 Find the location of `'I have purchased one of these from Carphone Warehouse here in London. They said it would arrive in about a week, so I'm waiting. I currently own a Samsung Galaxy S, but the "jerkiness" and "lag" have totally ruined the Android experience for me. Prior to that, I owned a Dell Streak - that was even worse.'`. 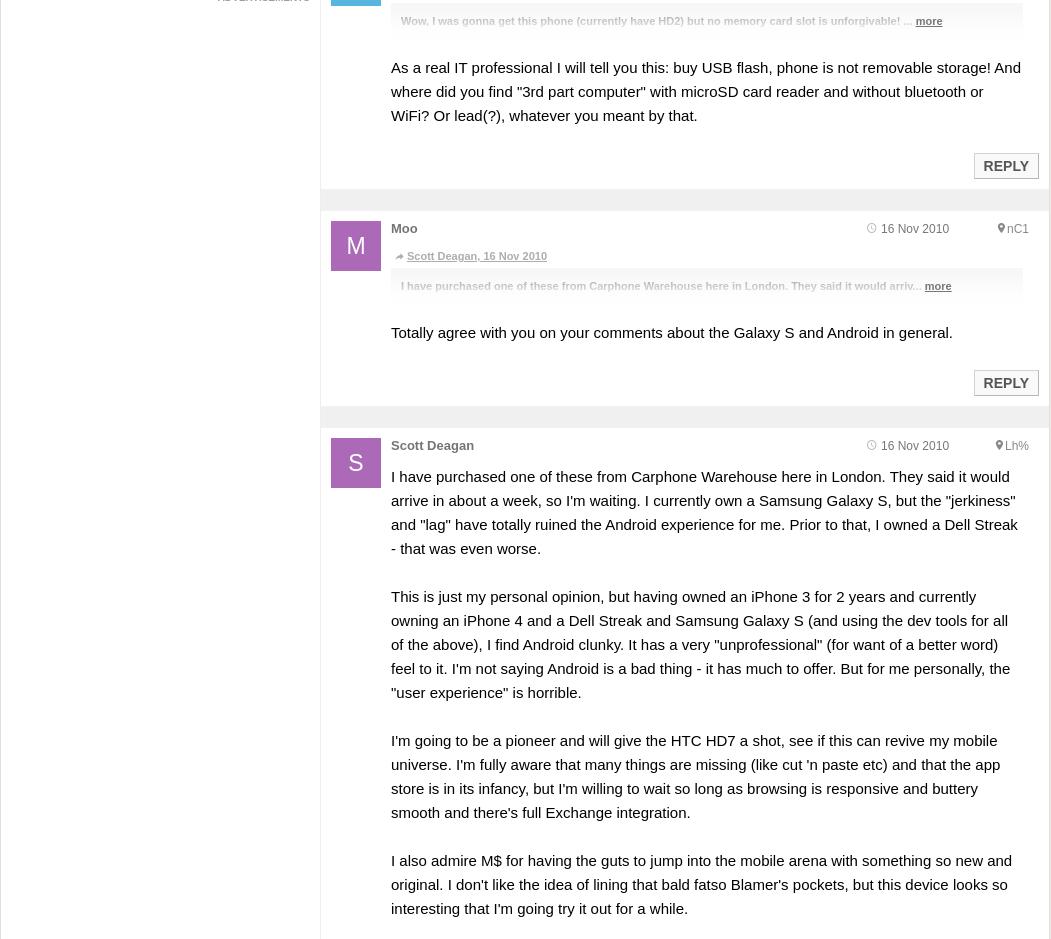

'I have purchased one of these from Carphone Warehouse here in London. They said it would arrive in about a week, so I'm waiting. I currently own a Samsung Galaxy S, but the "jerkiness" and "lag" have totally ruined the Android experience for me. Prior to that, I owned a Dell Streak - that was even worse.' is located at coordinates (389, 511).